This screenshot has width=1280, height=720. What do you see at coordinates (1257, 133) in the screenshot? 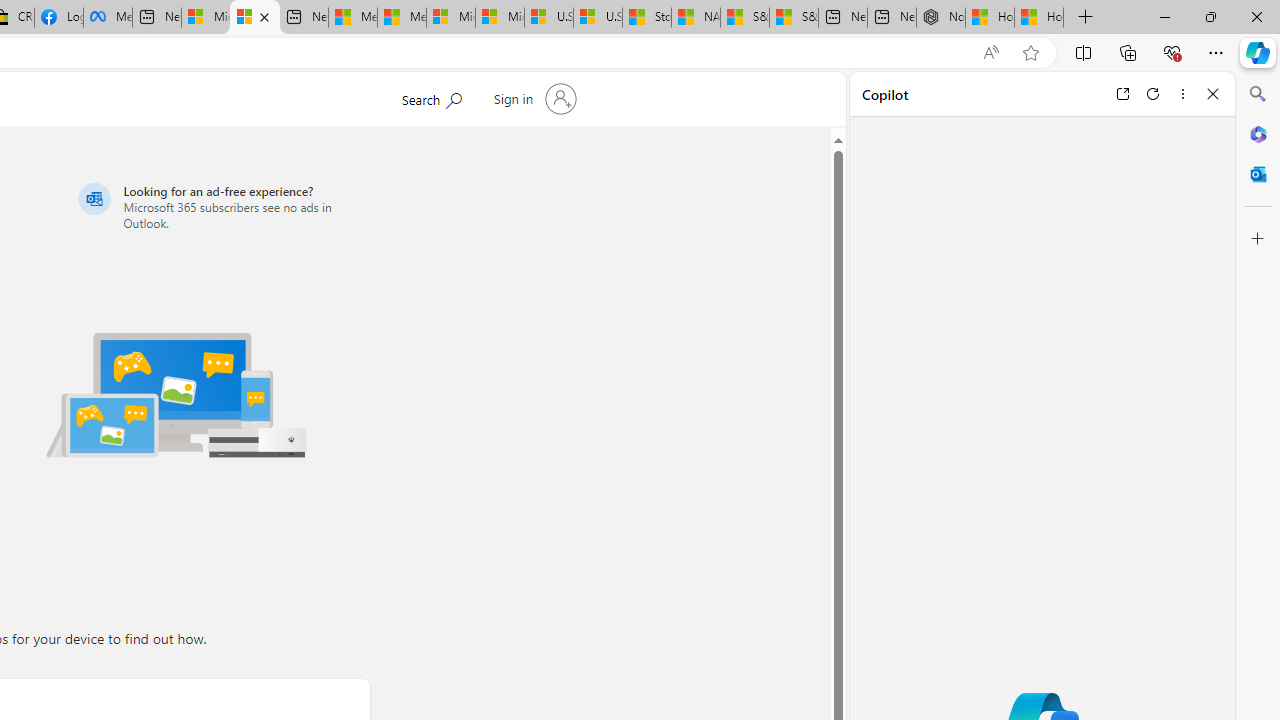
I see `'Microsoft 365'` at bounding box center [1257, 133].